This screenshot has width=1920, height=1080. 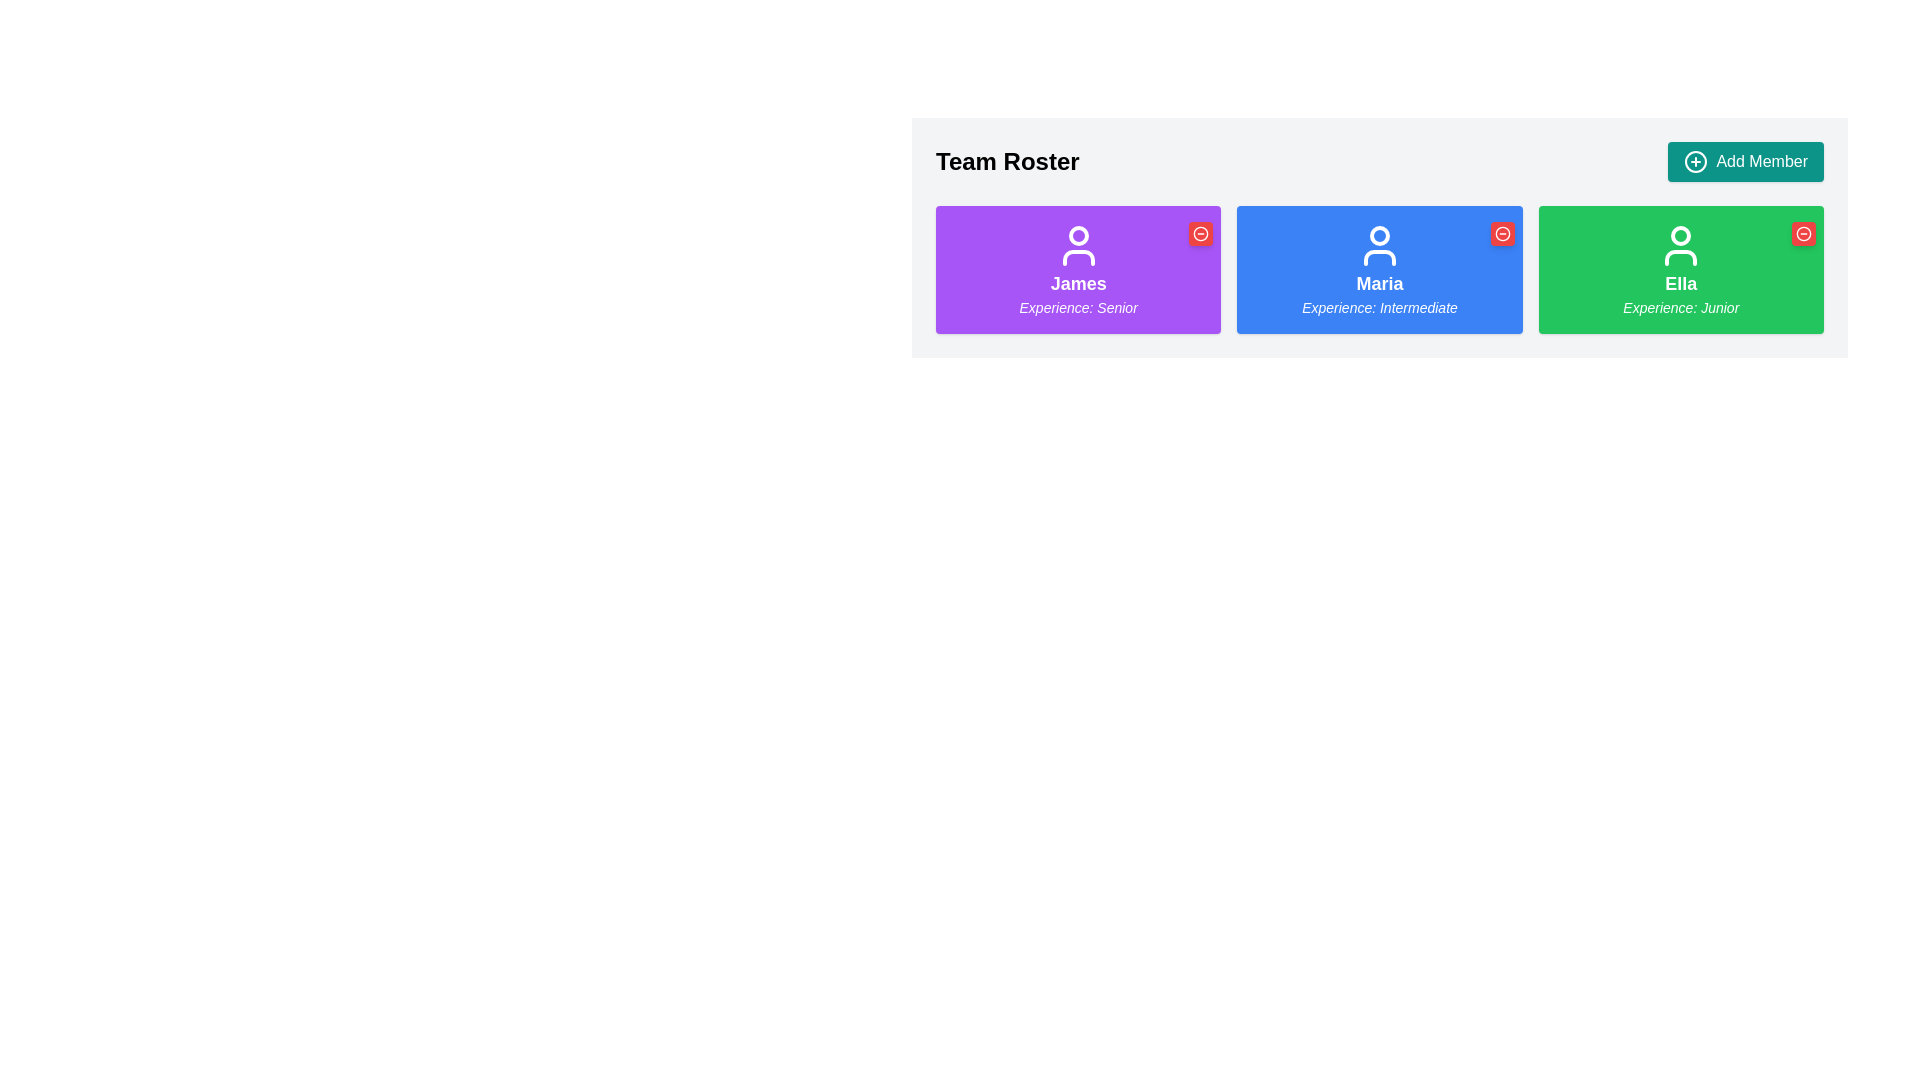 I want to click on the static text label displaying 'Team Roster', which is styled in bold black font and positioned at the top left of the main content area, so click(x=1007, y=161).